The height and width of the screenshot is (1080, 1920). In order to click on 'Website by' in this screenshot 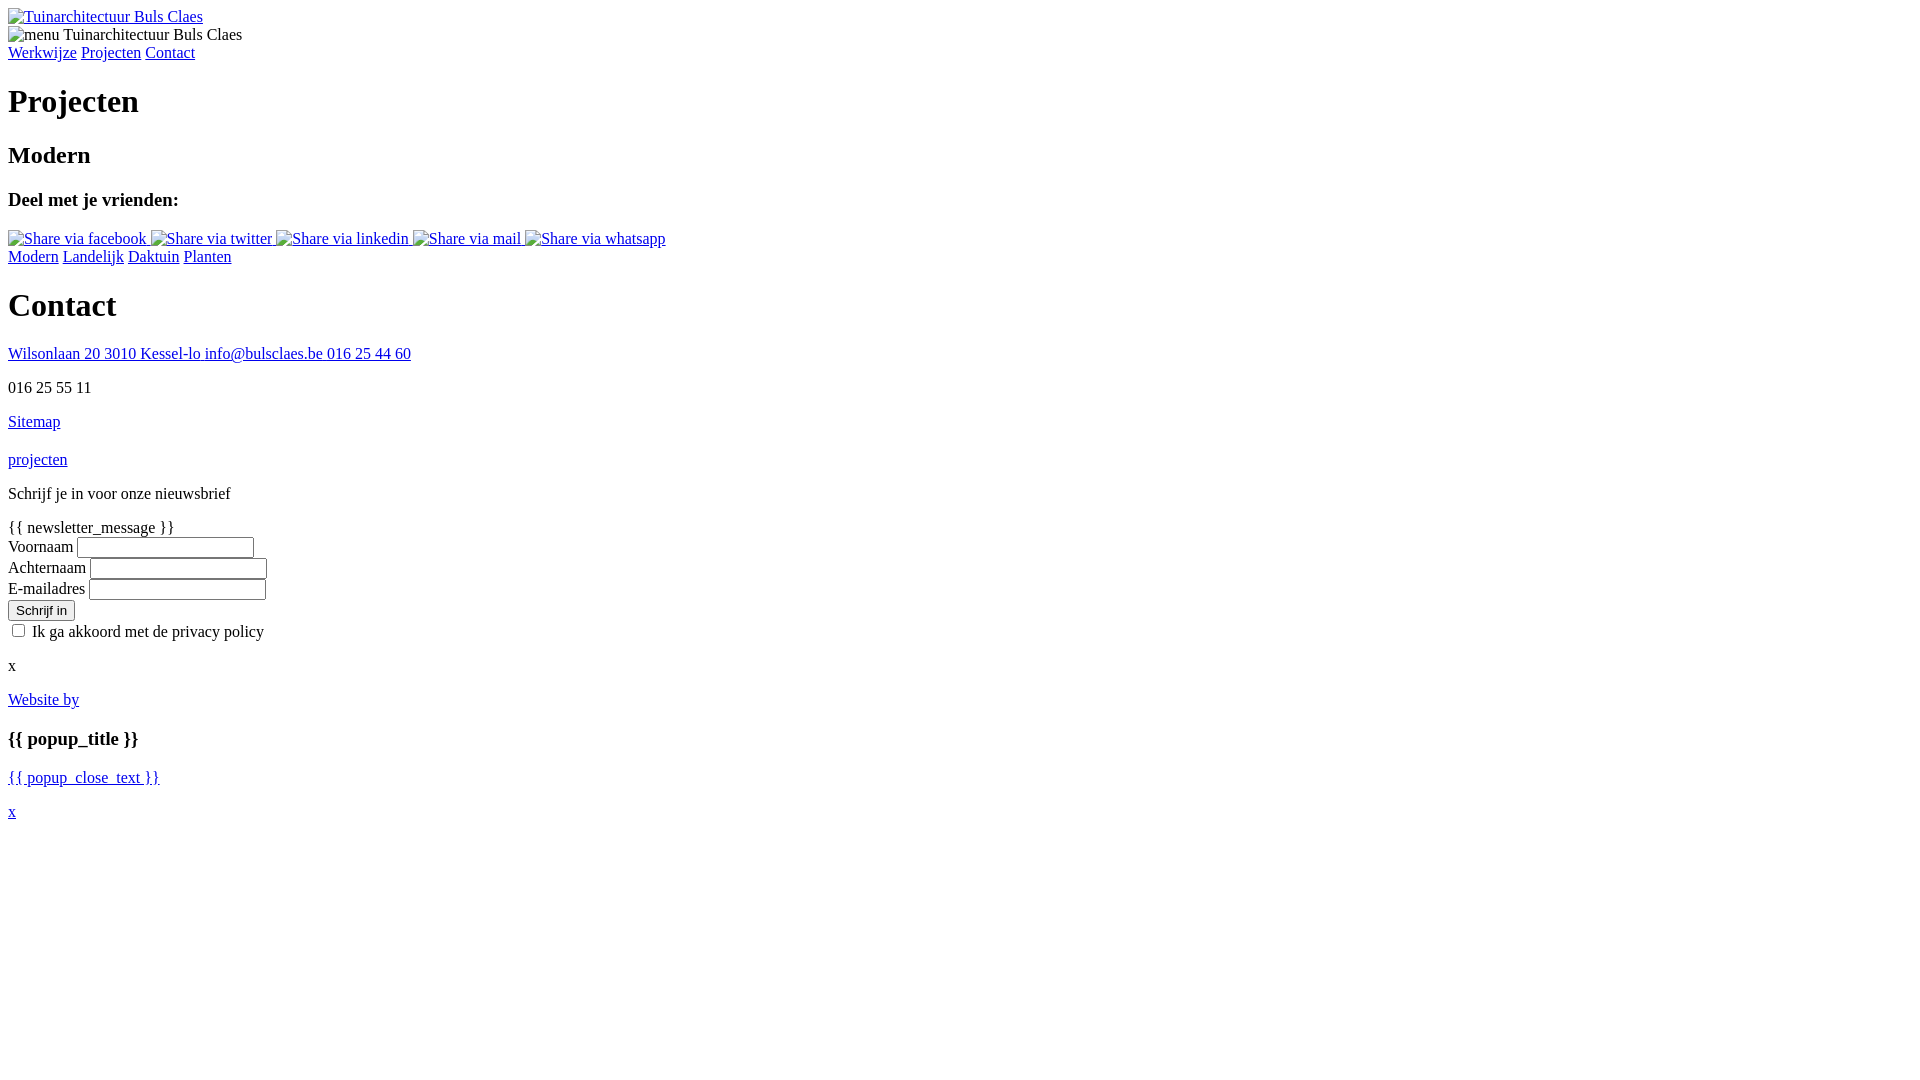, I will do `click(43, 698)`.